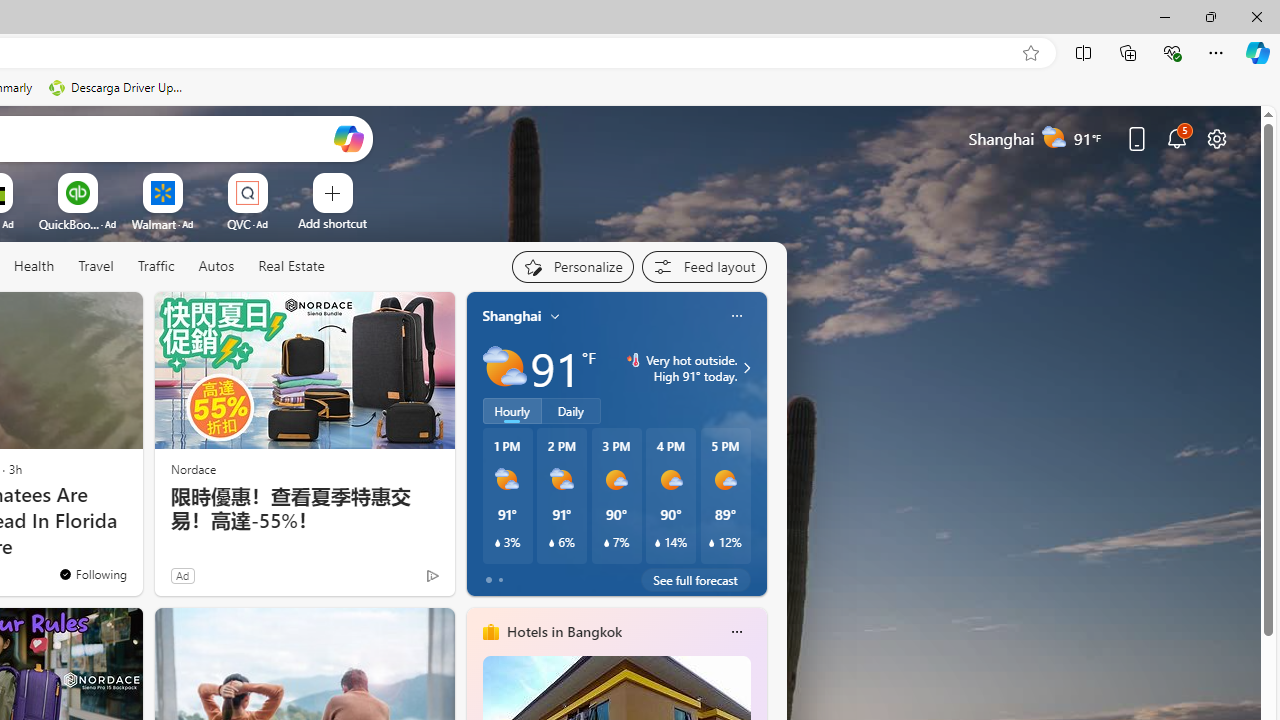 This screenshot has height=720, width=1280. I want to click on 'Autos', so click(216, 266).